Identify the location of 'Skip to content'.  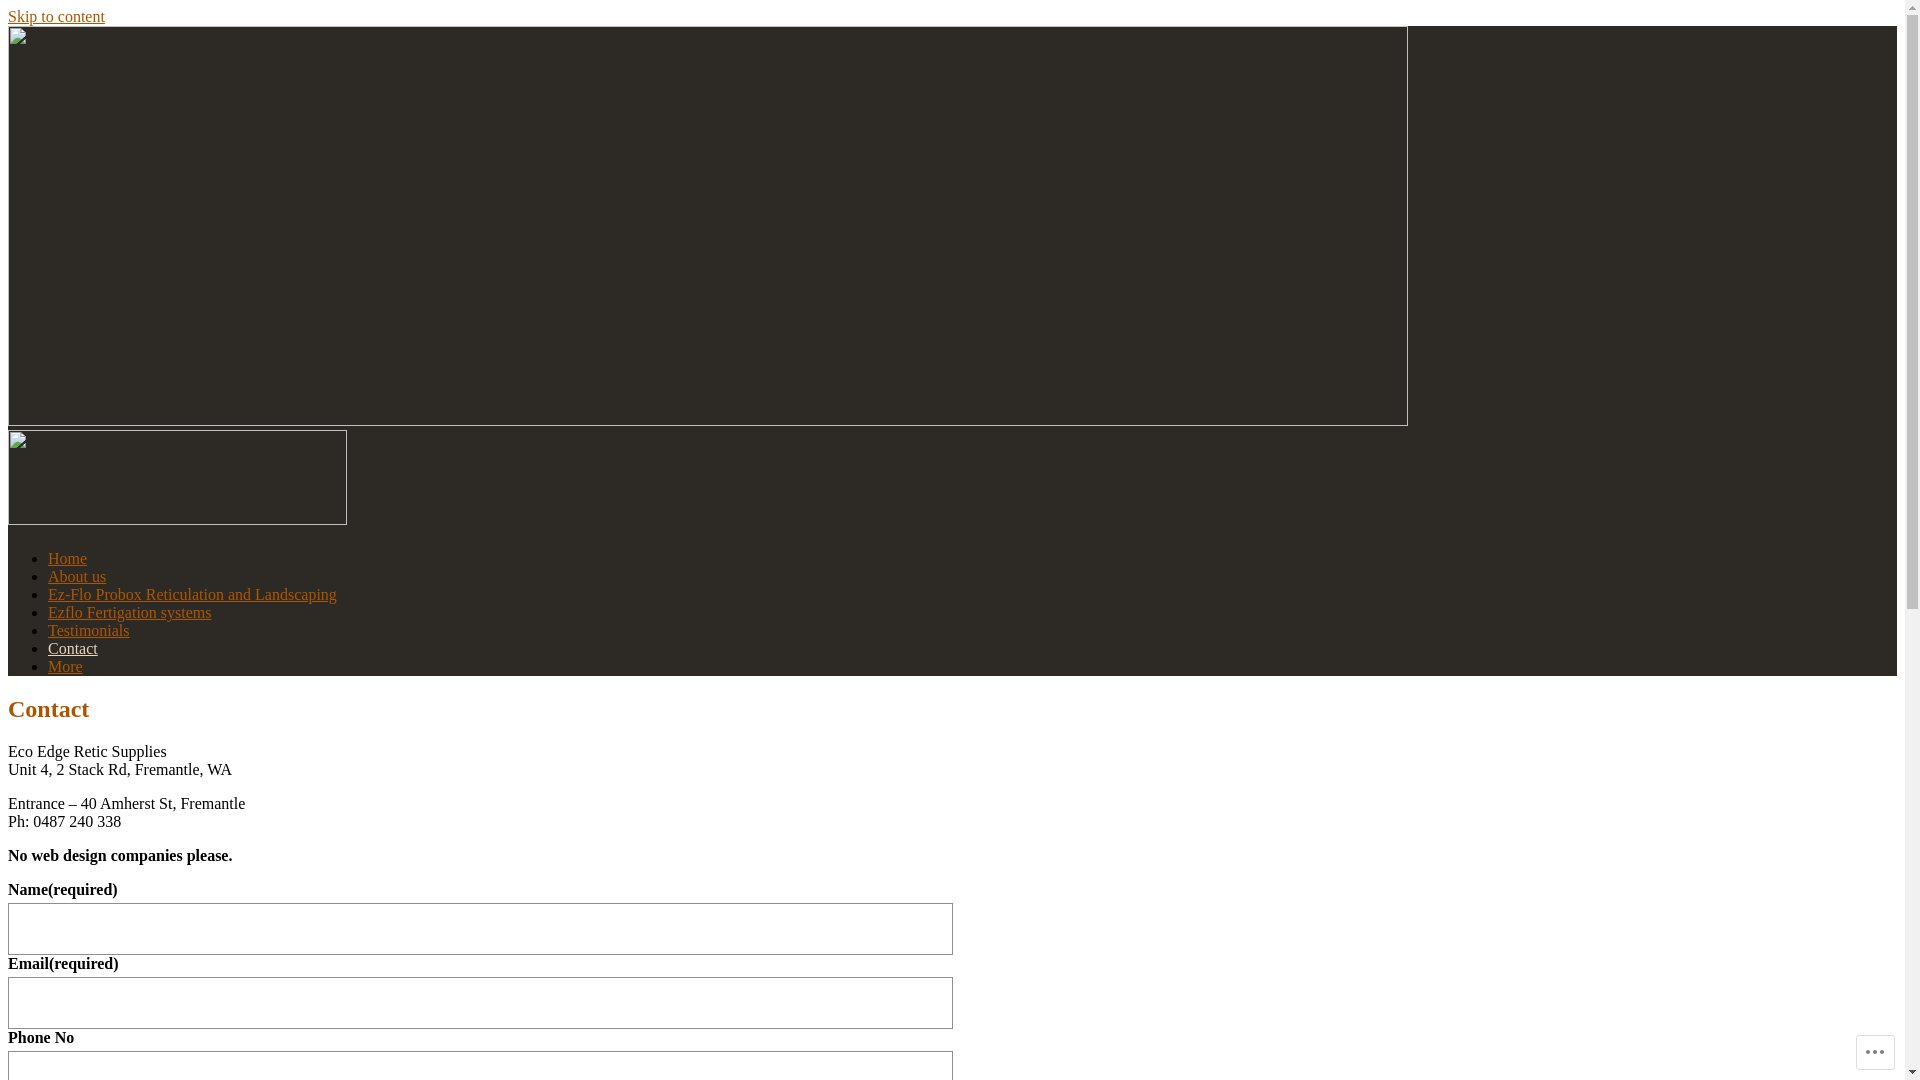
(56, 16).